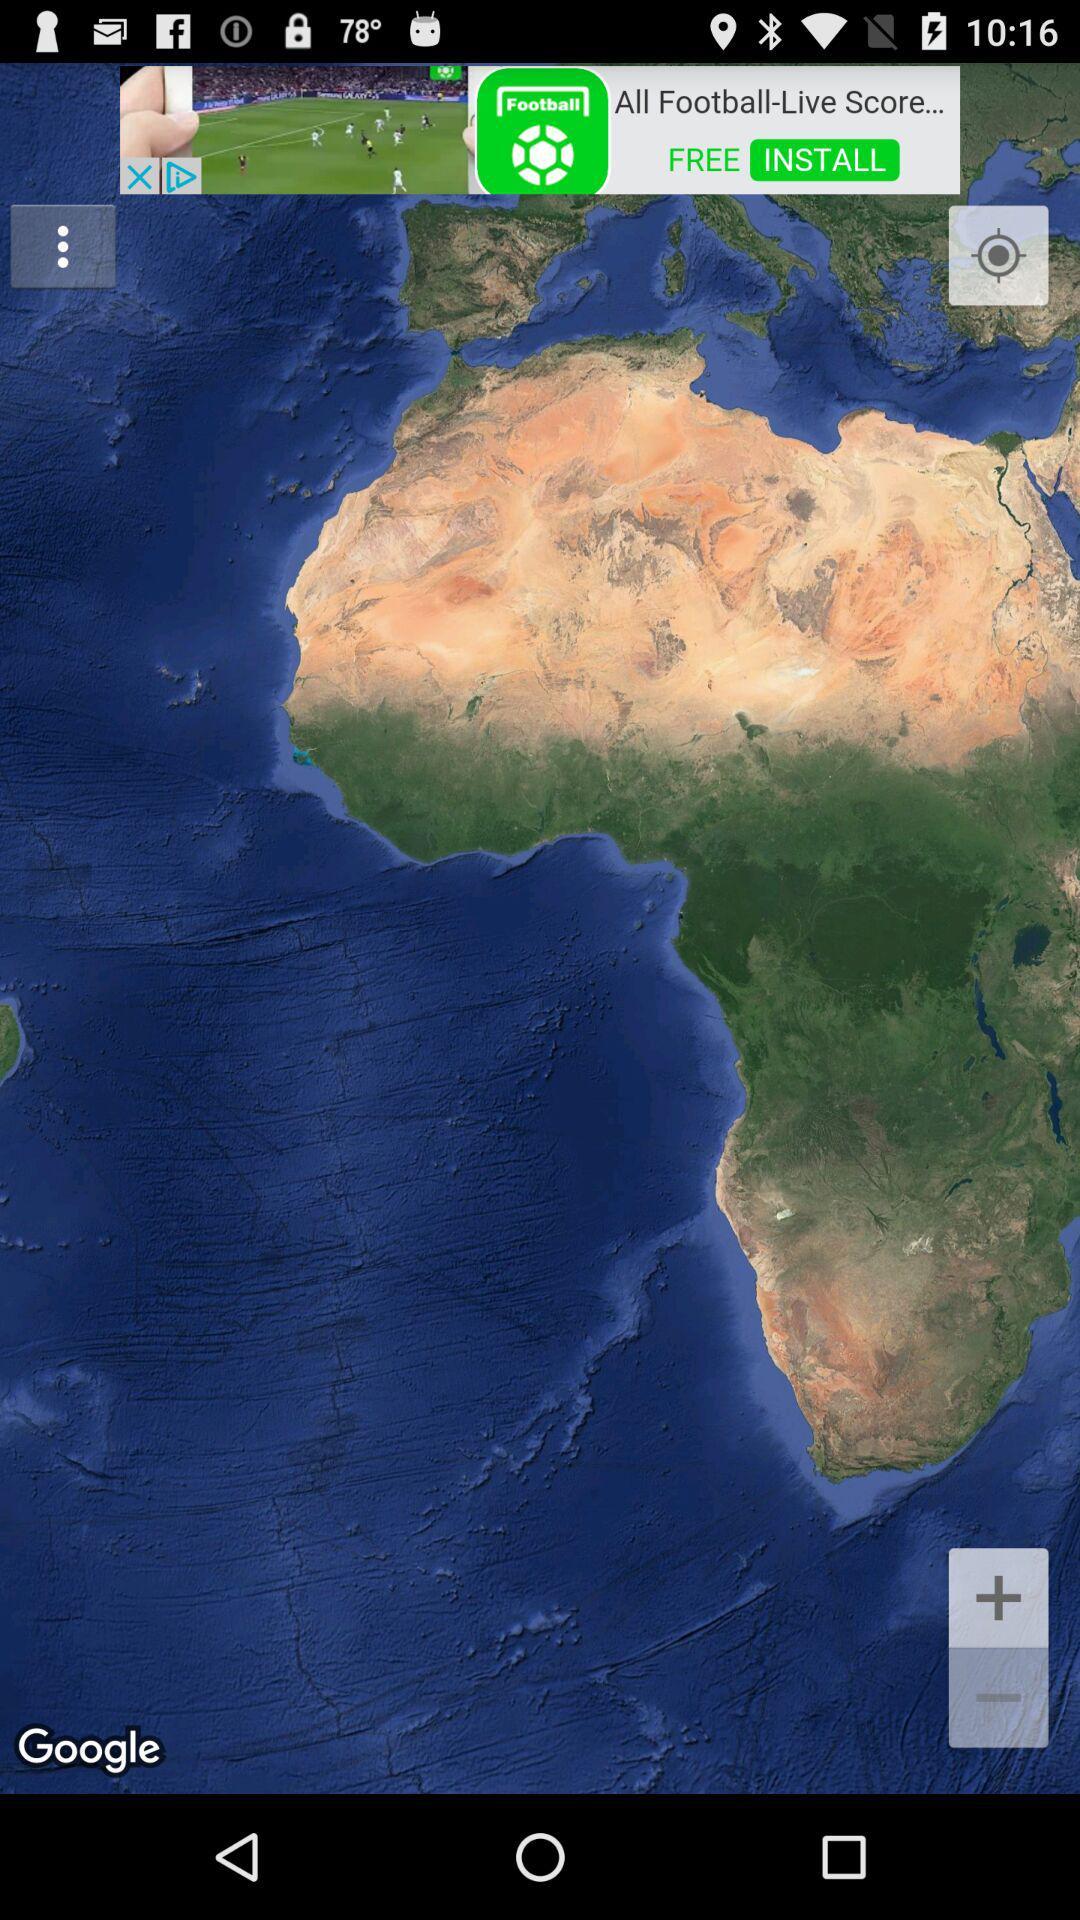  What do you see at coordinates (61, 263) in the screenshot?
I see `the more icon` at bounding box center [61, 263].